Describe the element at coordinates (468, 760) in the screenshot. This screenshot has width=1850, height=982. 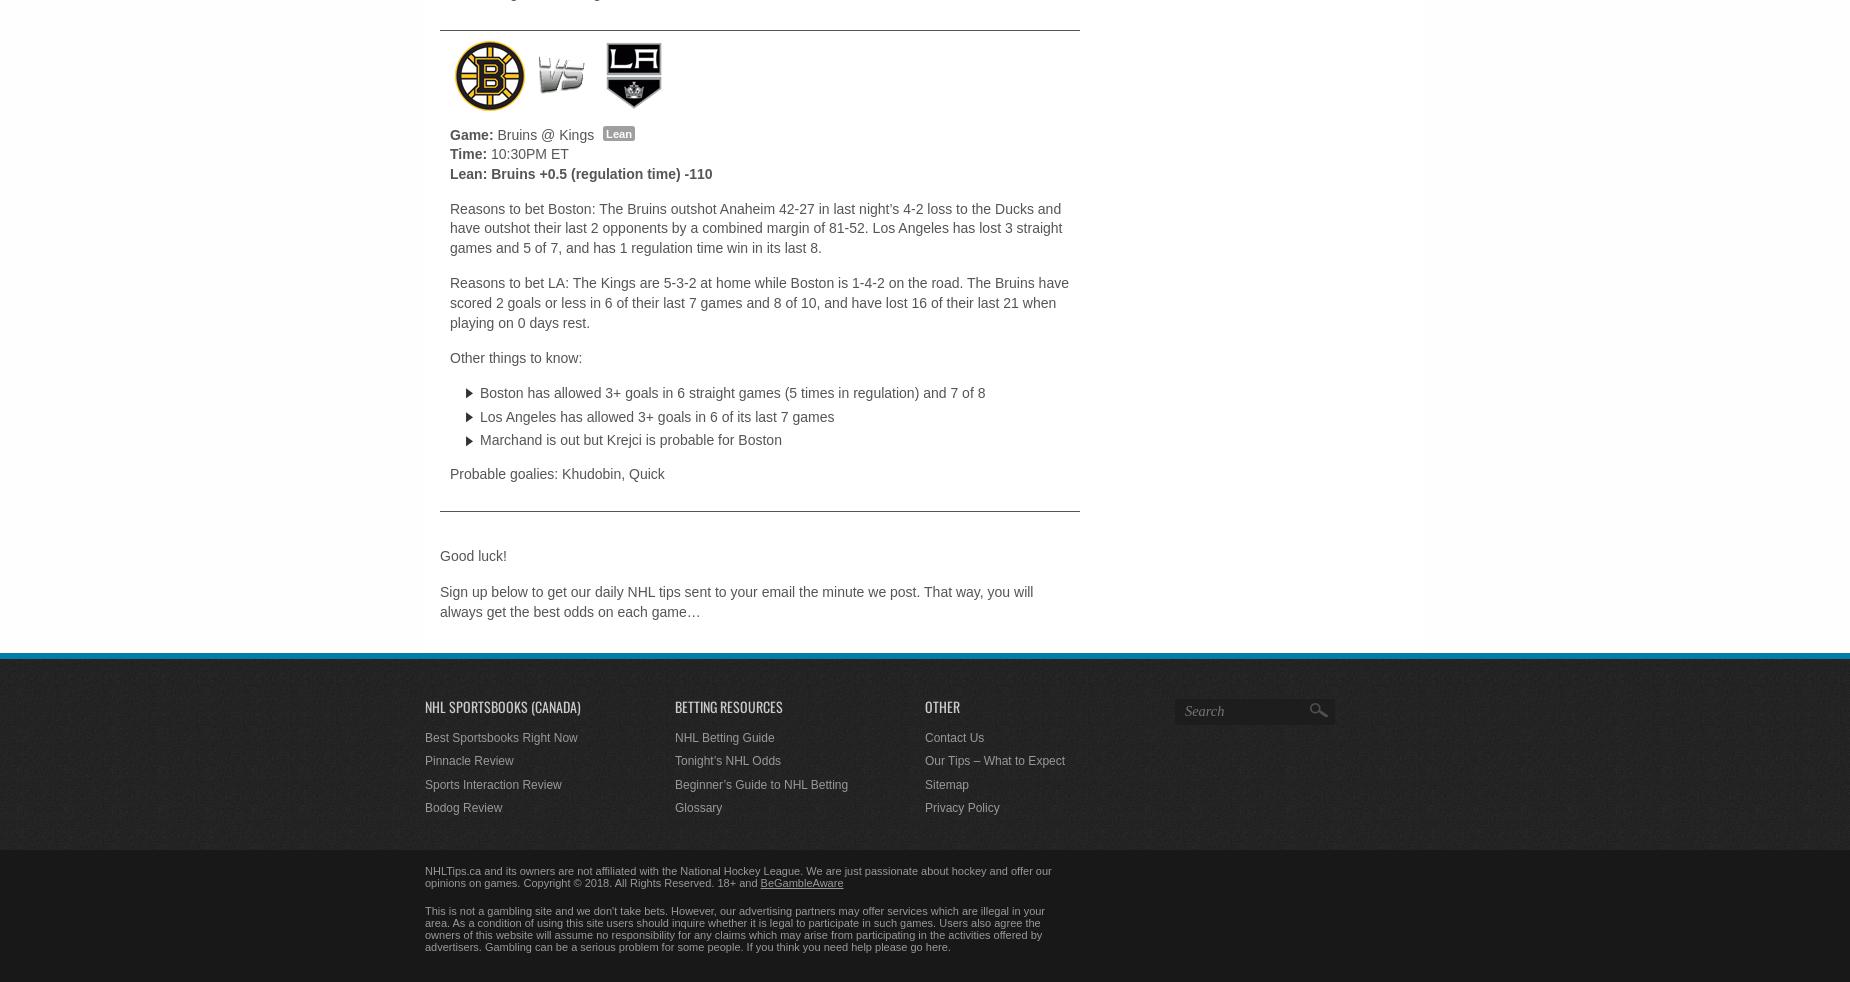
I see `'Pinnacle Review'` at that location.